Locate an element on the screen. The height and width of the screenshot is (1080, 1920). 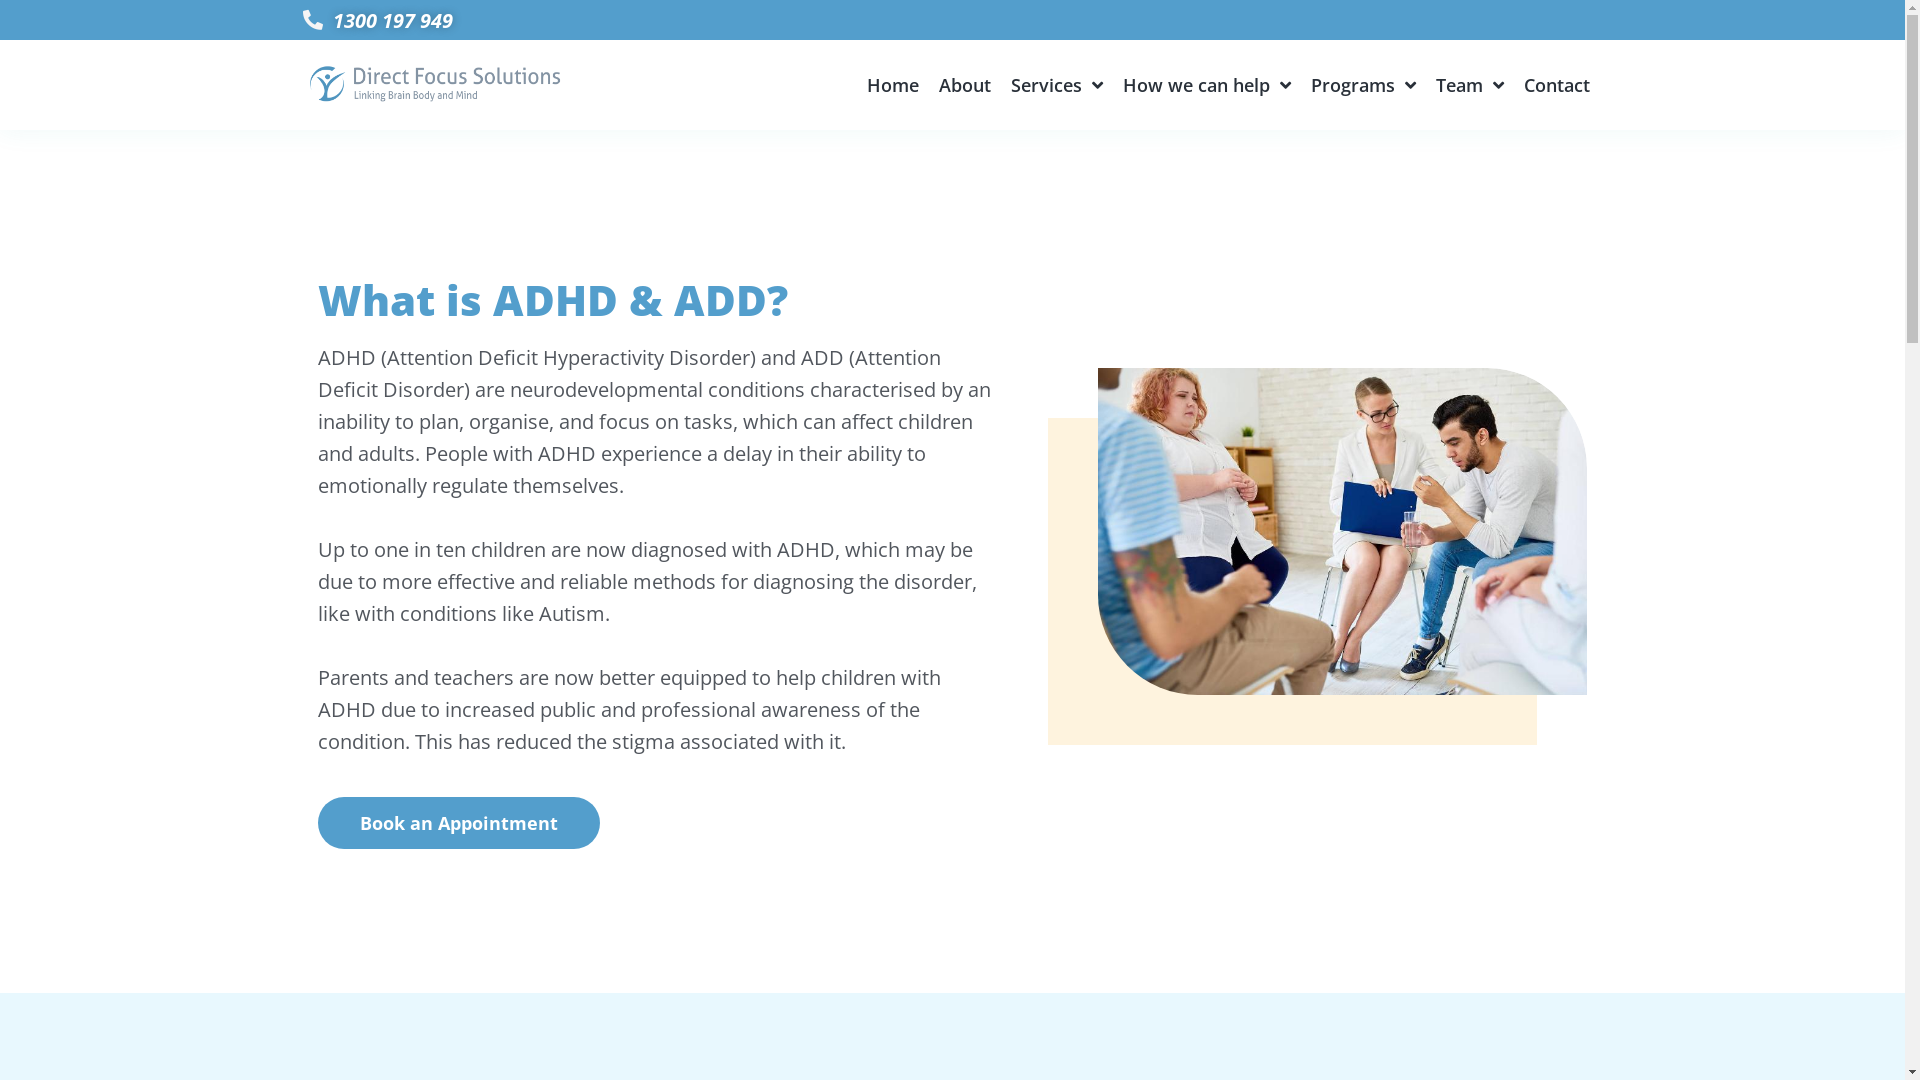
'Book an Appointment' is located at coordinates (458, 822).